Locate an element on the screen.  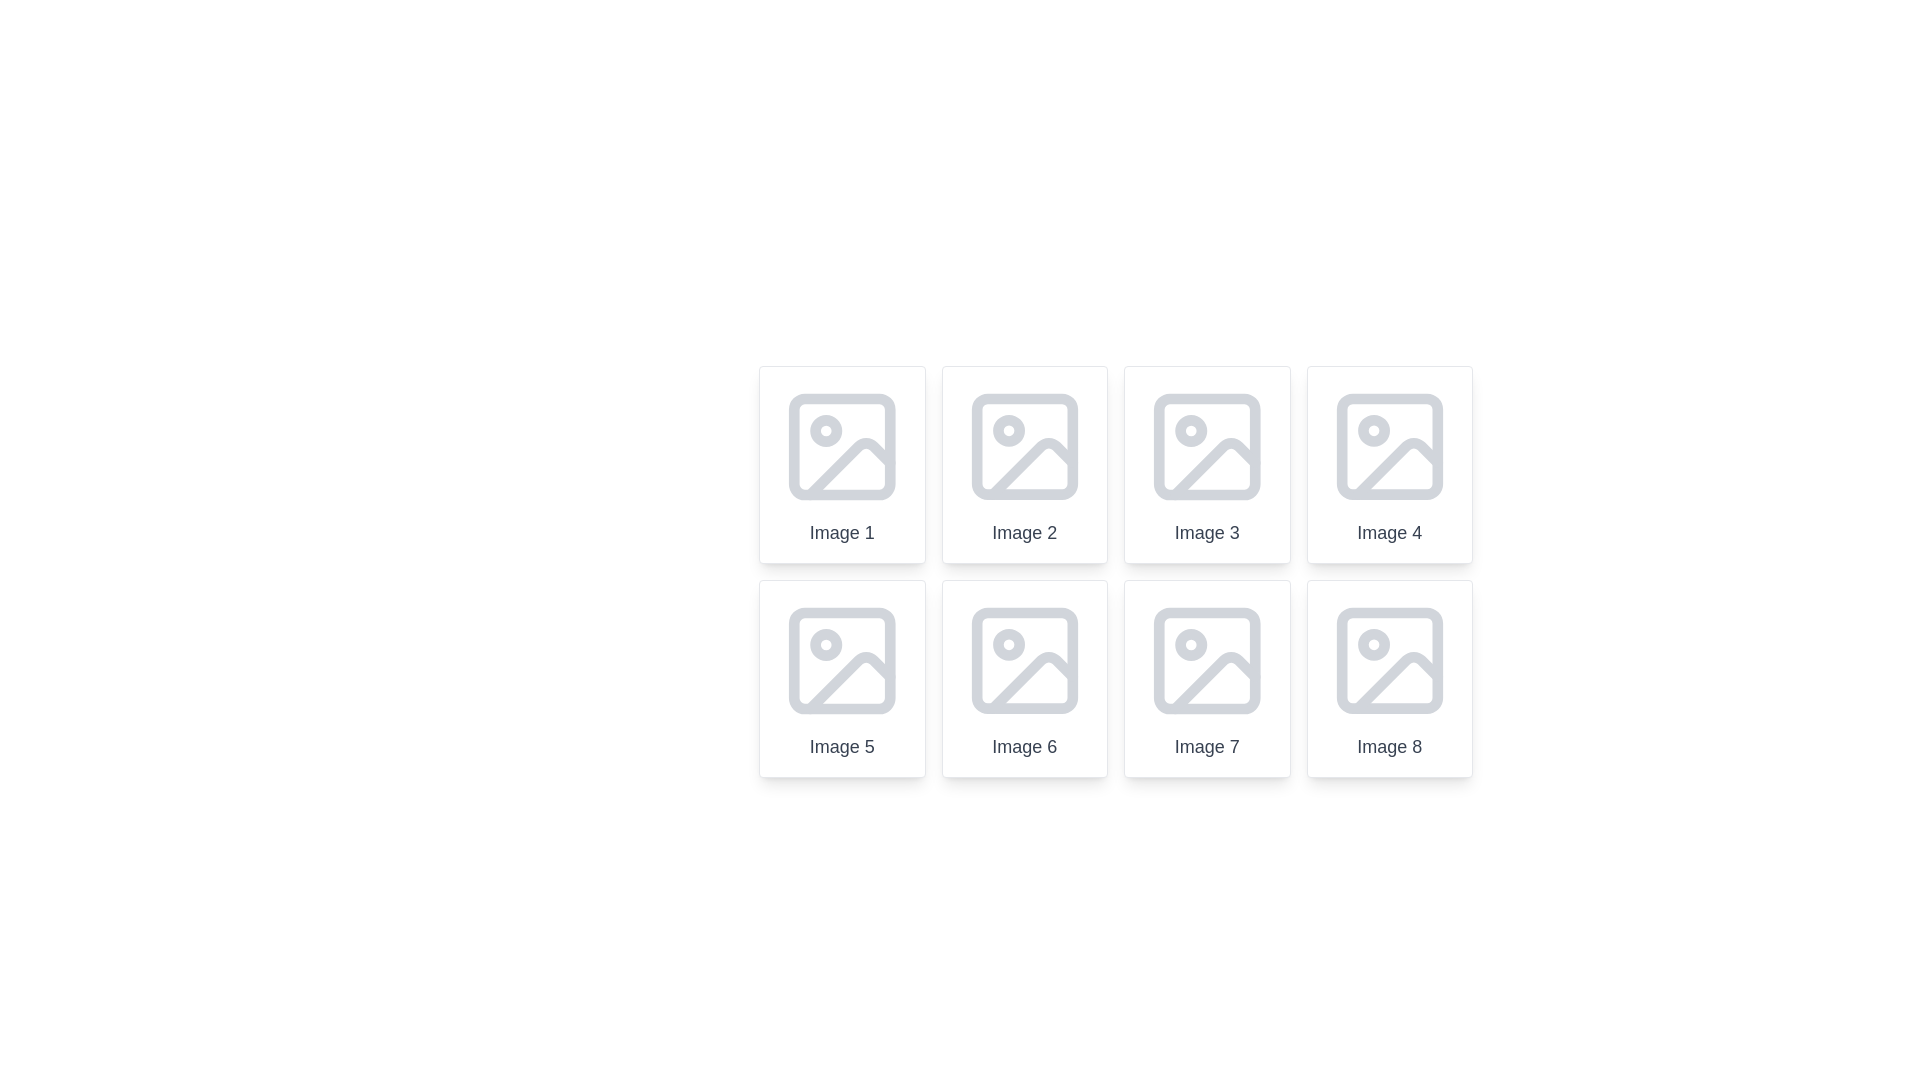
the small circular dot Icon component located within the first image placeholder labeled 'Image 1', positioned near the top-left corner of the placeholder is located at coordinates (826, 430).